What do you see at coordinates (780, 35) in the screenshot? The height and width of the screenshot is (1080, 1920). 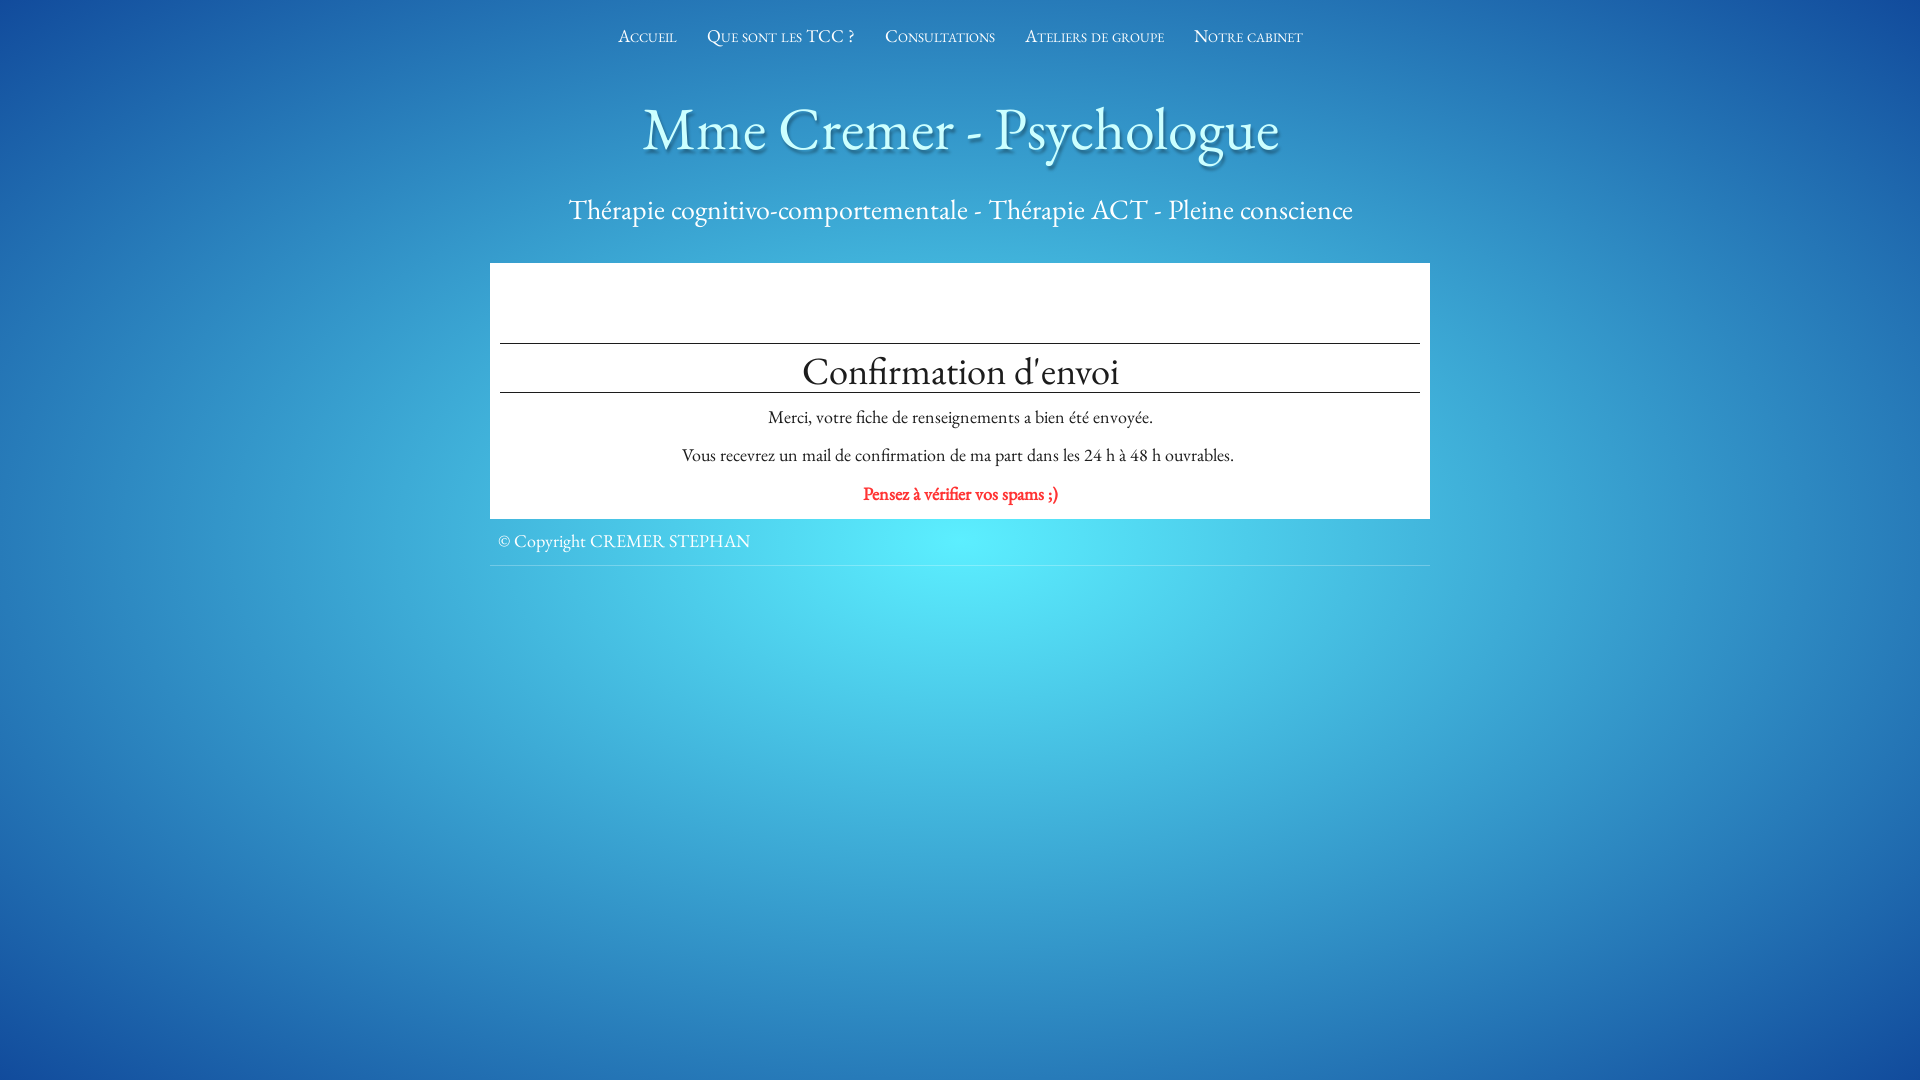 I see `'Que sont les TCC ?'` at bounding box center [780, 35].